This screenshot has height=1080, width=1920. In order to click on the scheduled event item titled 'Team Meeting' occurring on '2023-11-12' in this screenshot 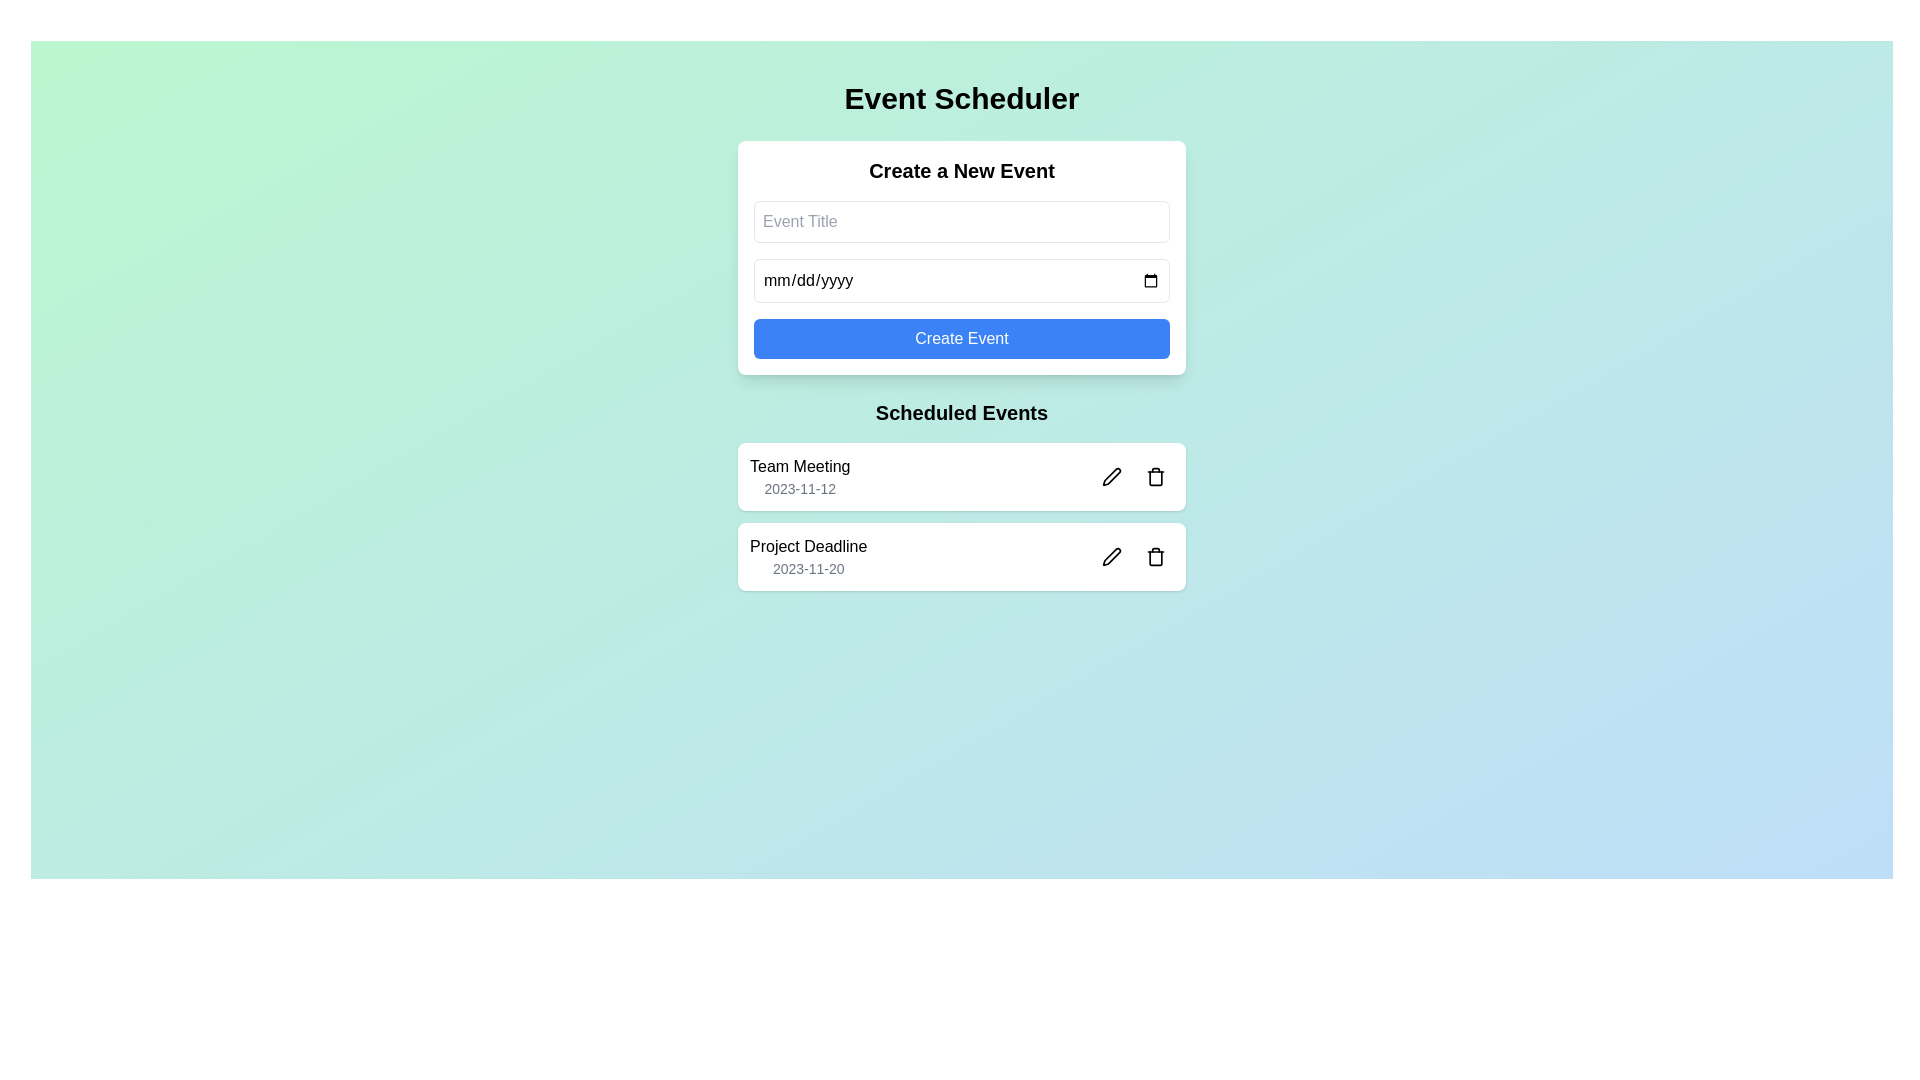, I will do `click(961, 477)`.